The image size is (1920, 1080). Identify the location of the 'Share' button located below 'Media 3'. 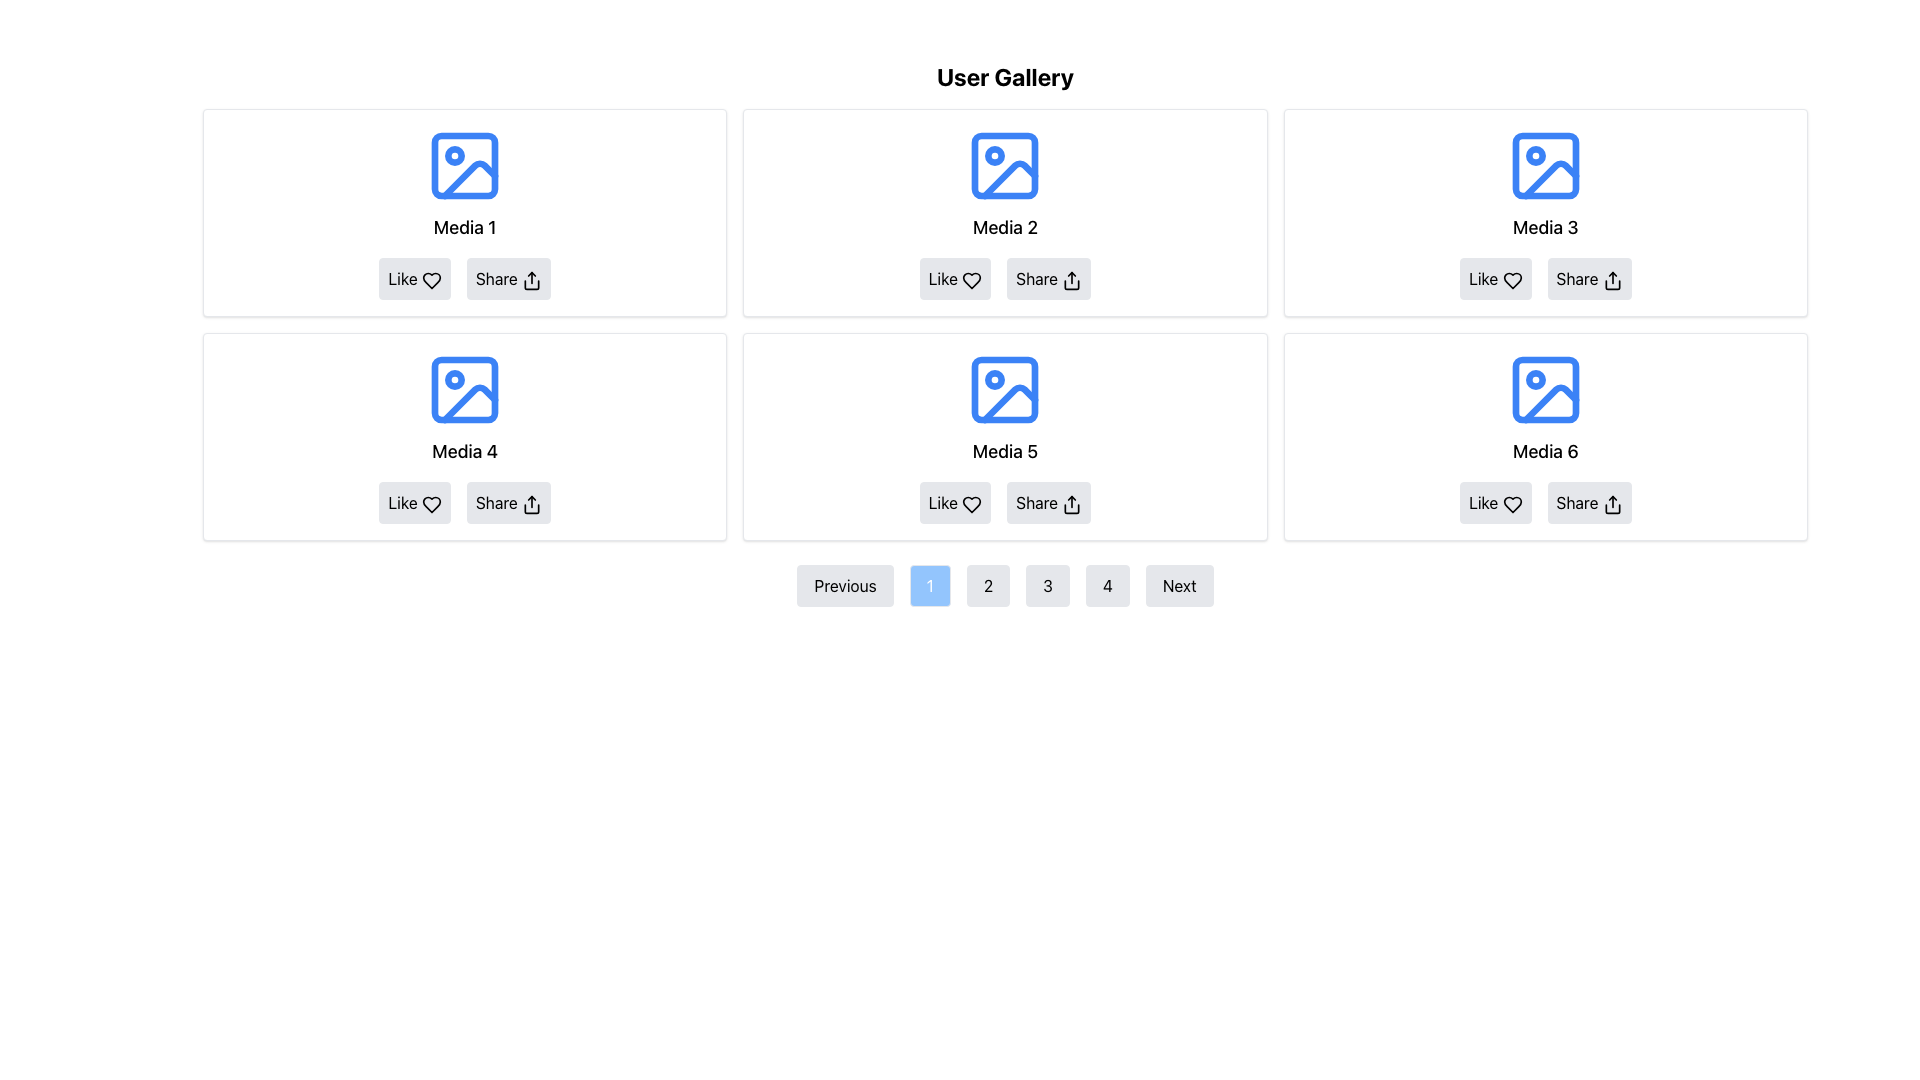
(1588, 278).